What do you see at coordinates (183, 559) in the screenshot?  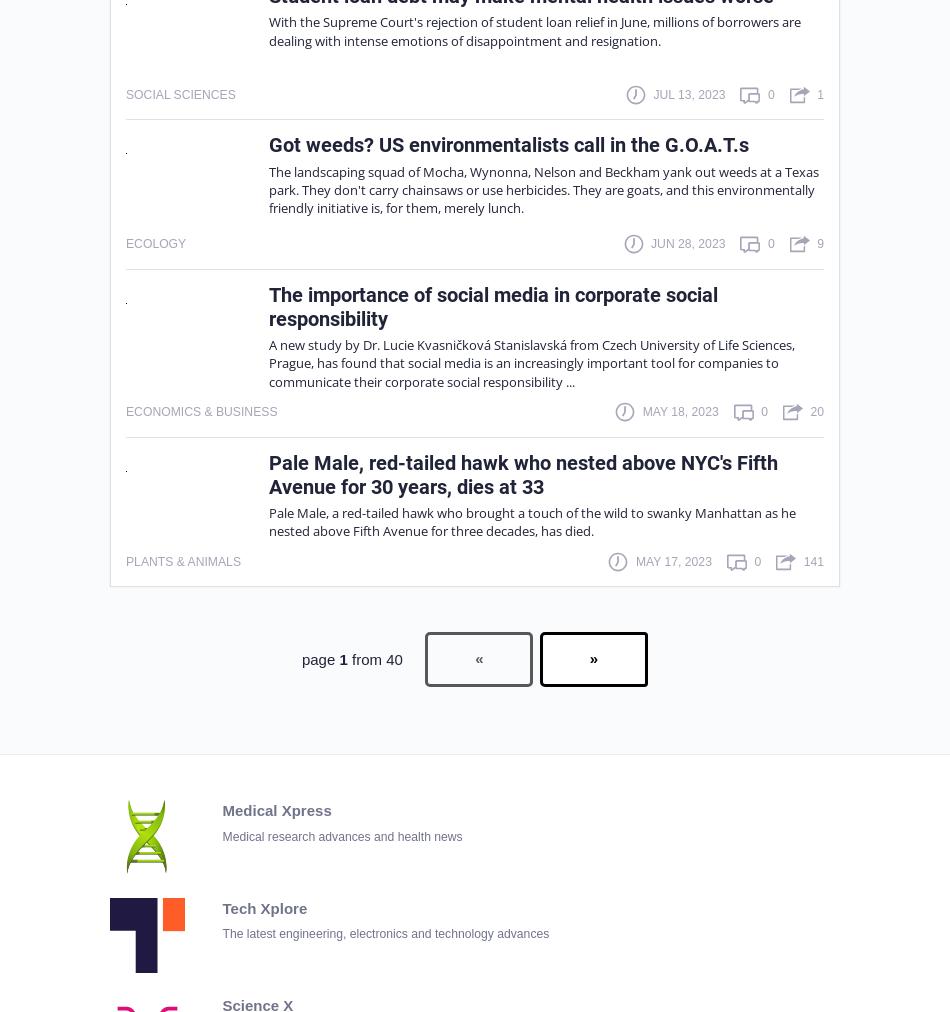 I see `'Plants & Animals'` at bounding box center [183, 559].